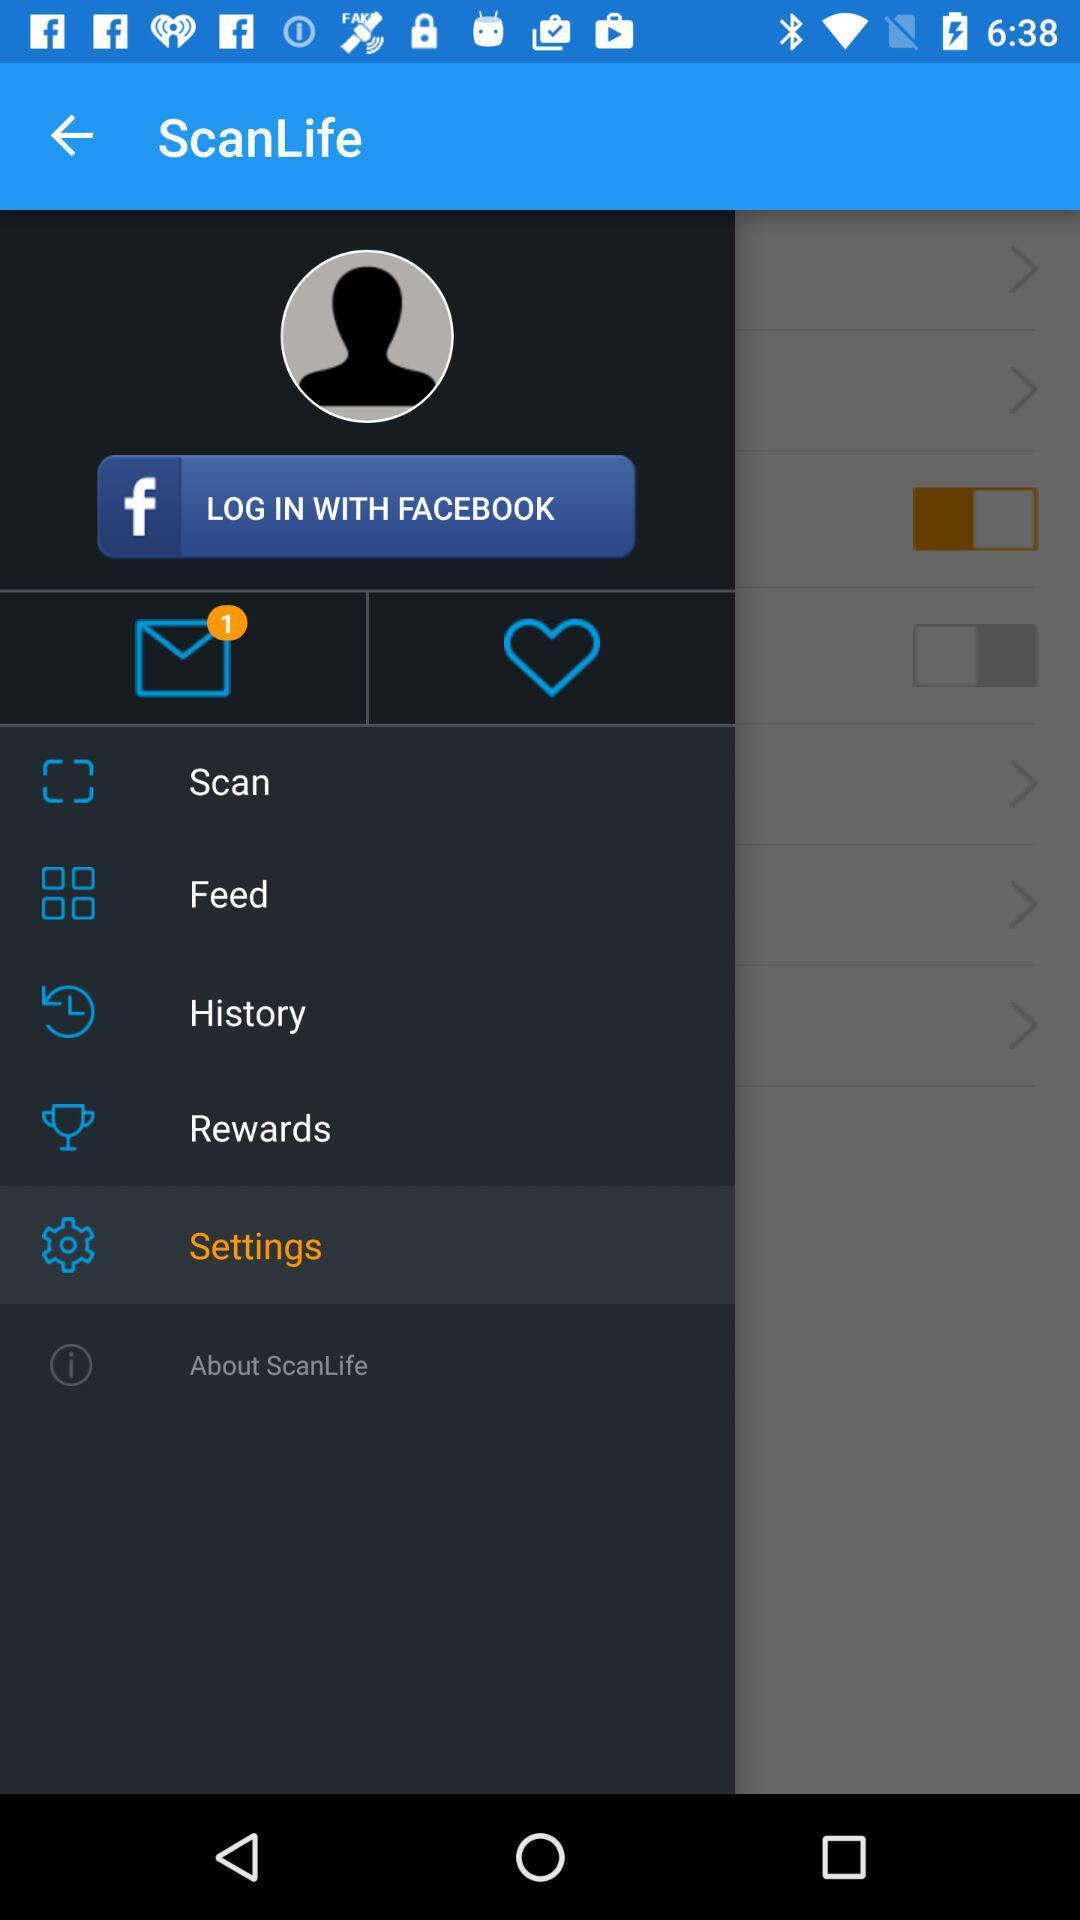  Describe the element at coordinates (551, 658) in the screenshot. I see `the heart emoji symbol below the login with facebook icon` at that location.